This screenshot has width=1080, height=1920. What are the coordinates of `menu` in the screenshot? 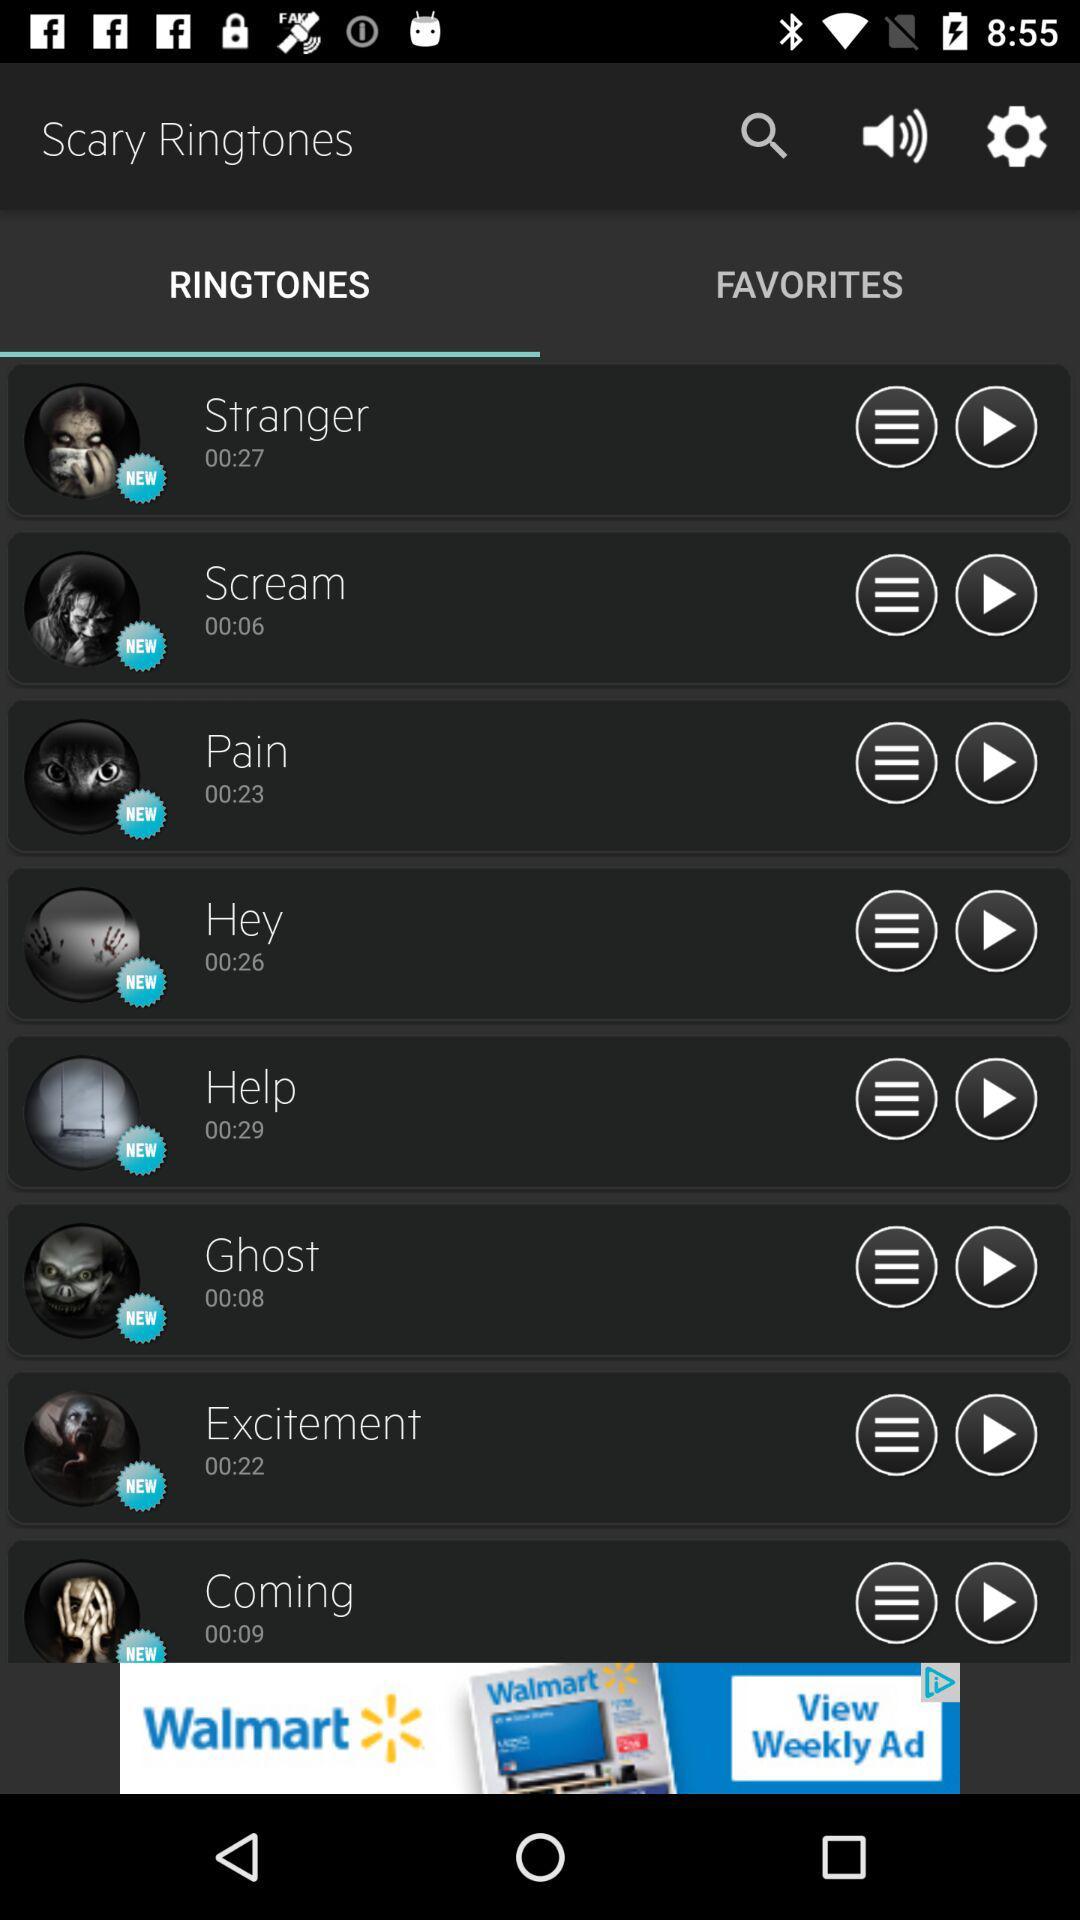 It's located at (895, 1267).